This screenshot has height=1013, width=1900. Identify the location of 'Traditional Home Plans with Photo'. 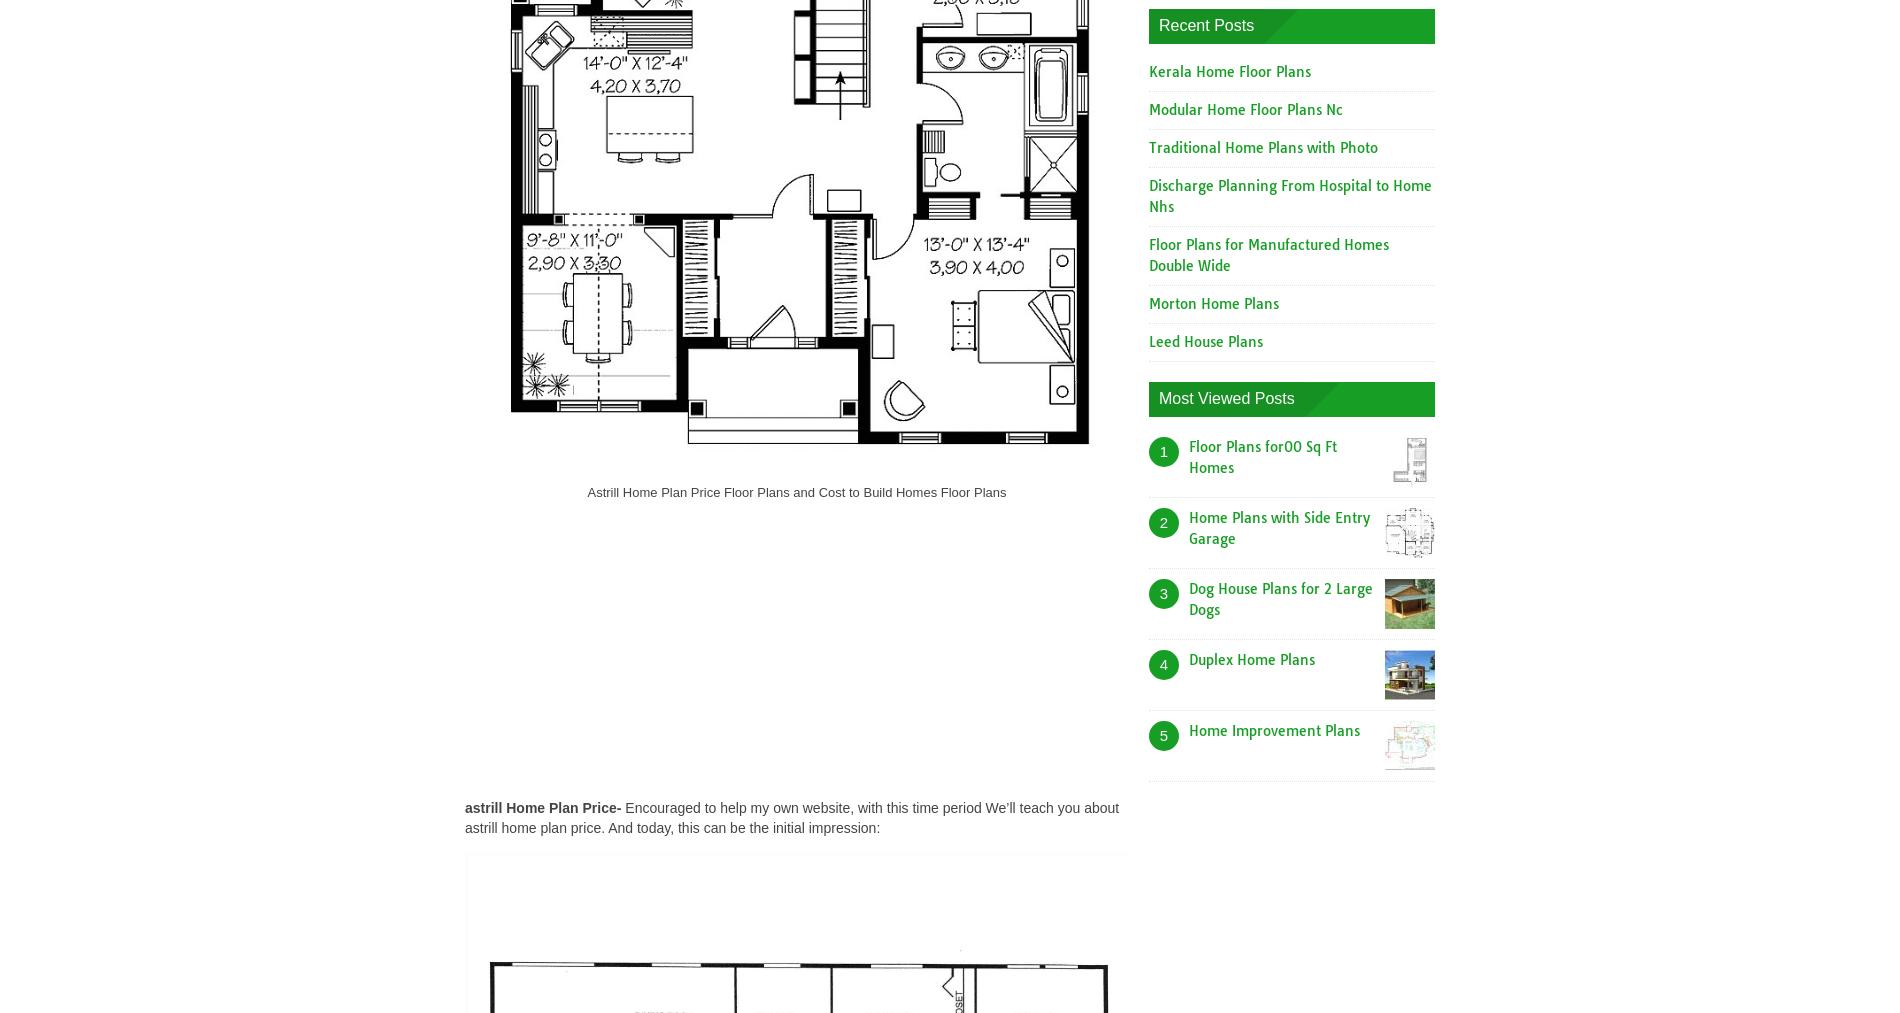
(1262, 146).